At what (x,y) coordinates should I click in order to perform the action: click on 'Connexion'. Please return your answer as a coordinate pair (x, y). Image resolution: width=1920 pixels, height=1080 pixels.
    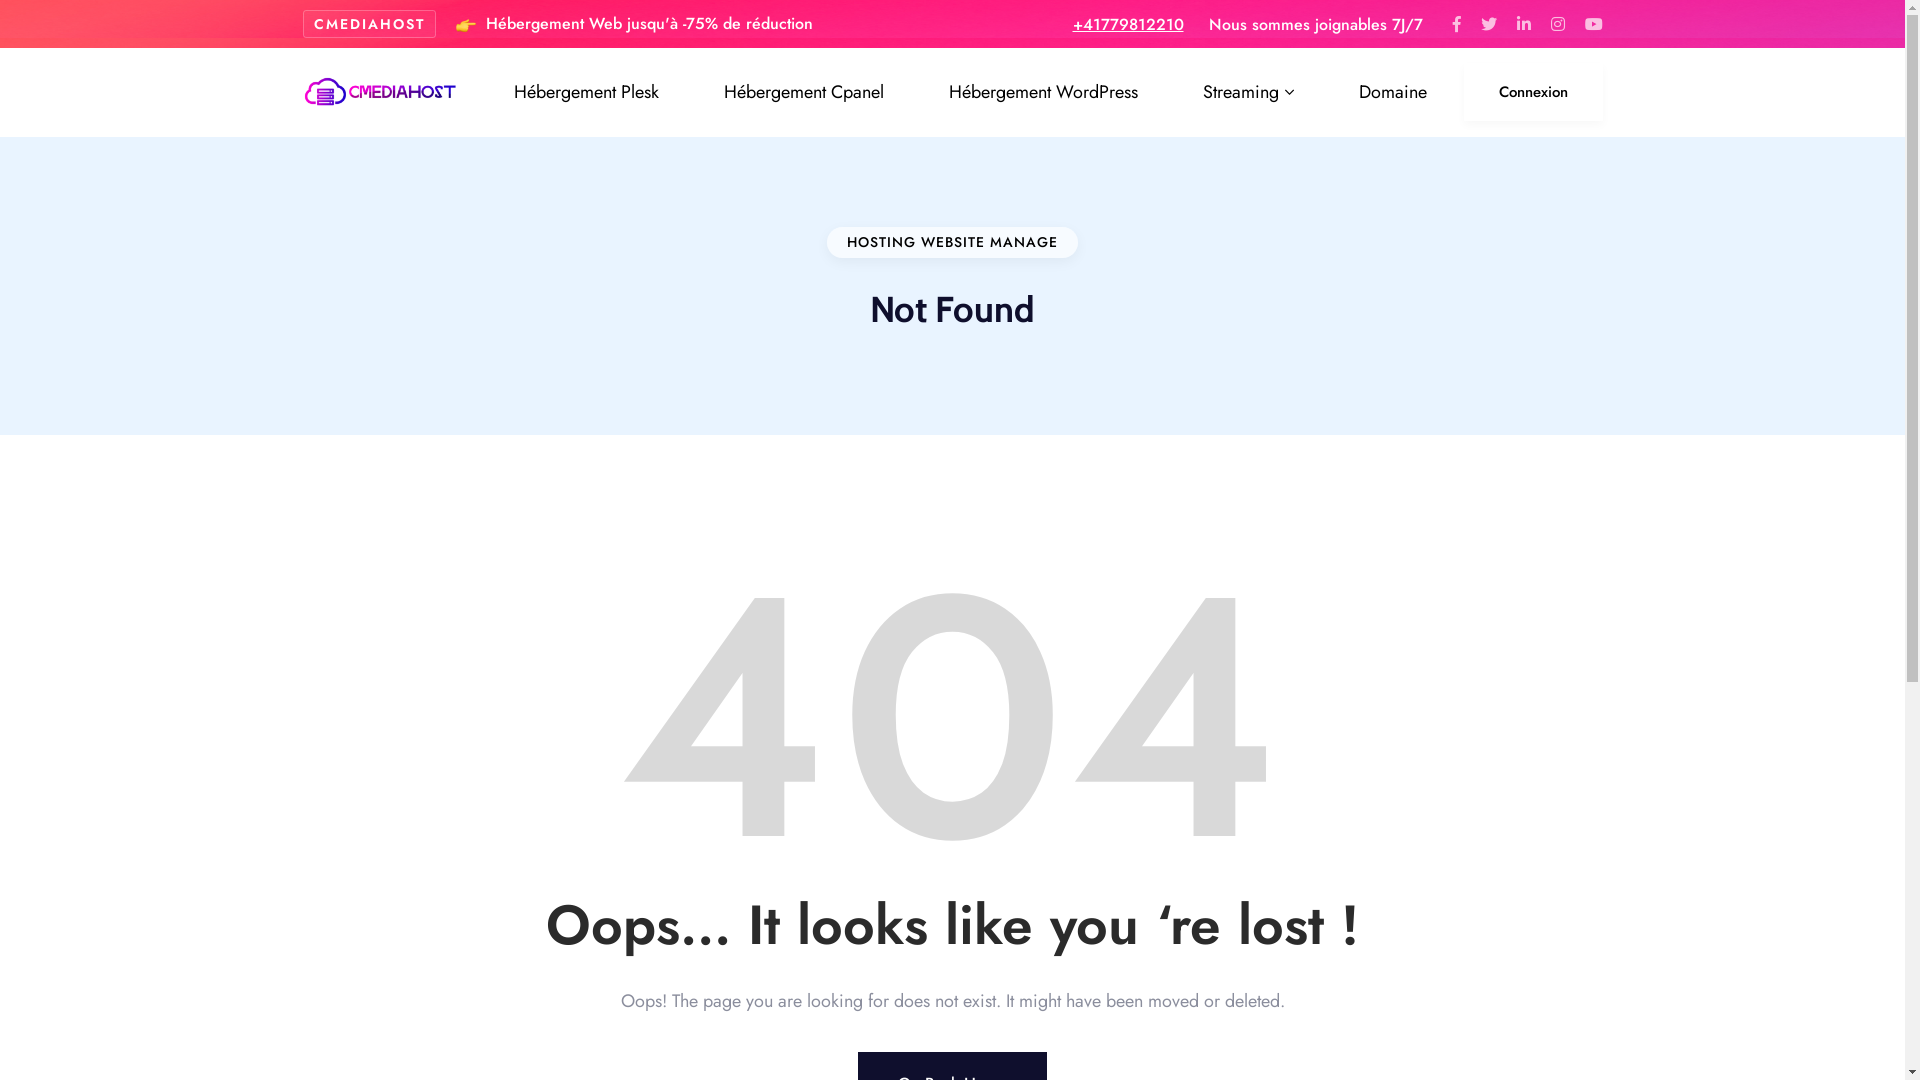
    Looking at the image, I should click on (1532, 92).